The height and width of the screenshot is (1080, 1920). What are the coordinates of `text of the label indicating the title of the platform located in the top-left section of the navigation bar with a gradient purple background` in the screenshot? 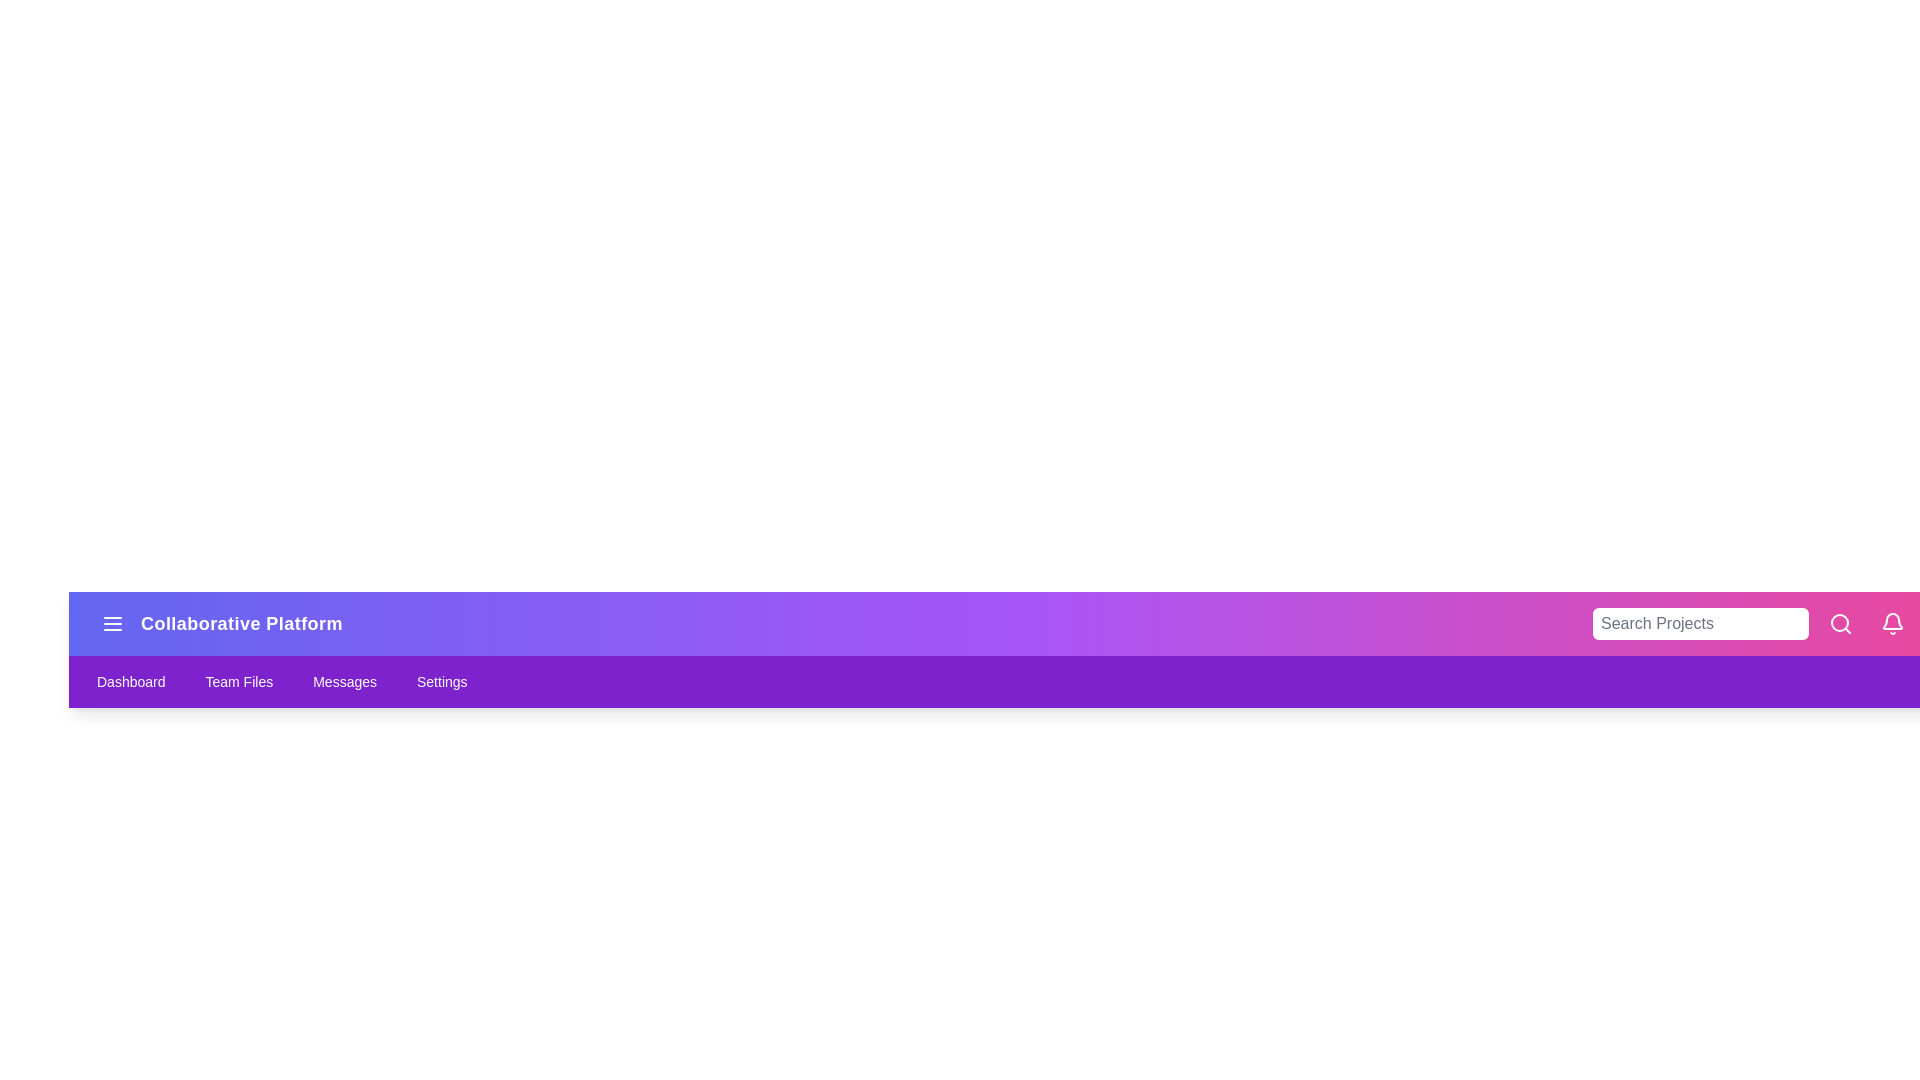 It's located at (217, 623).